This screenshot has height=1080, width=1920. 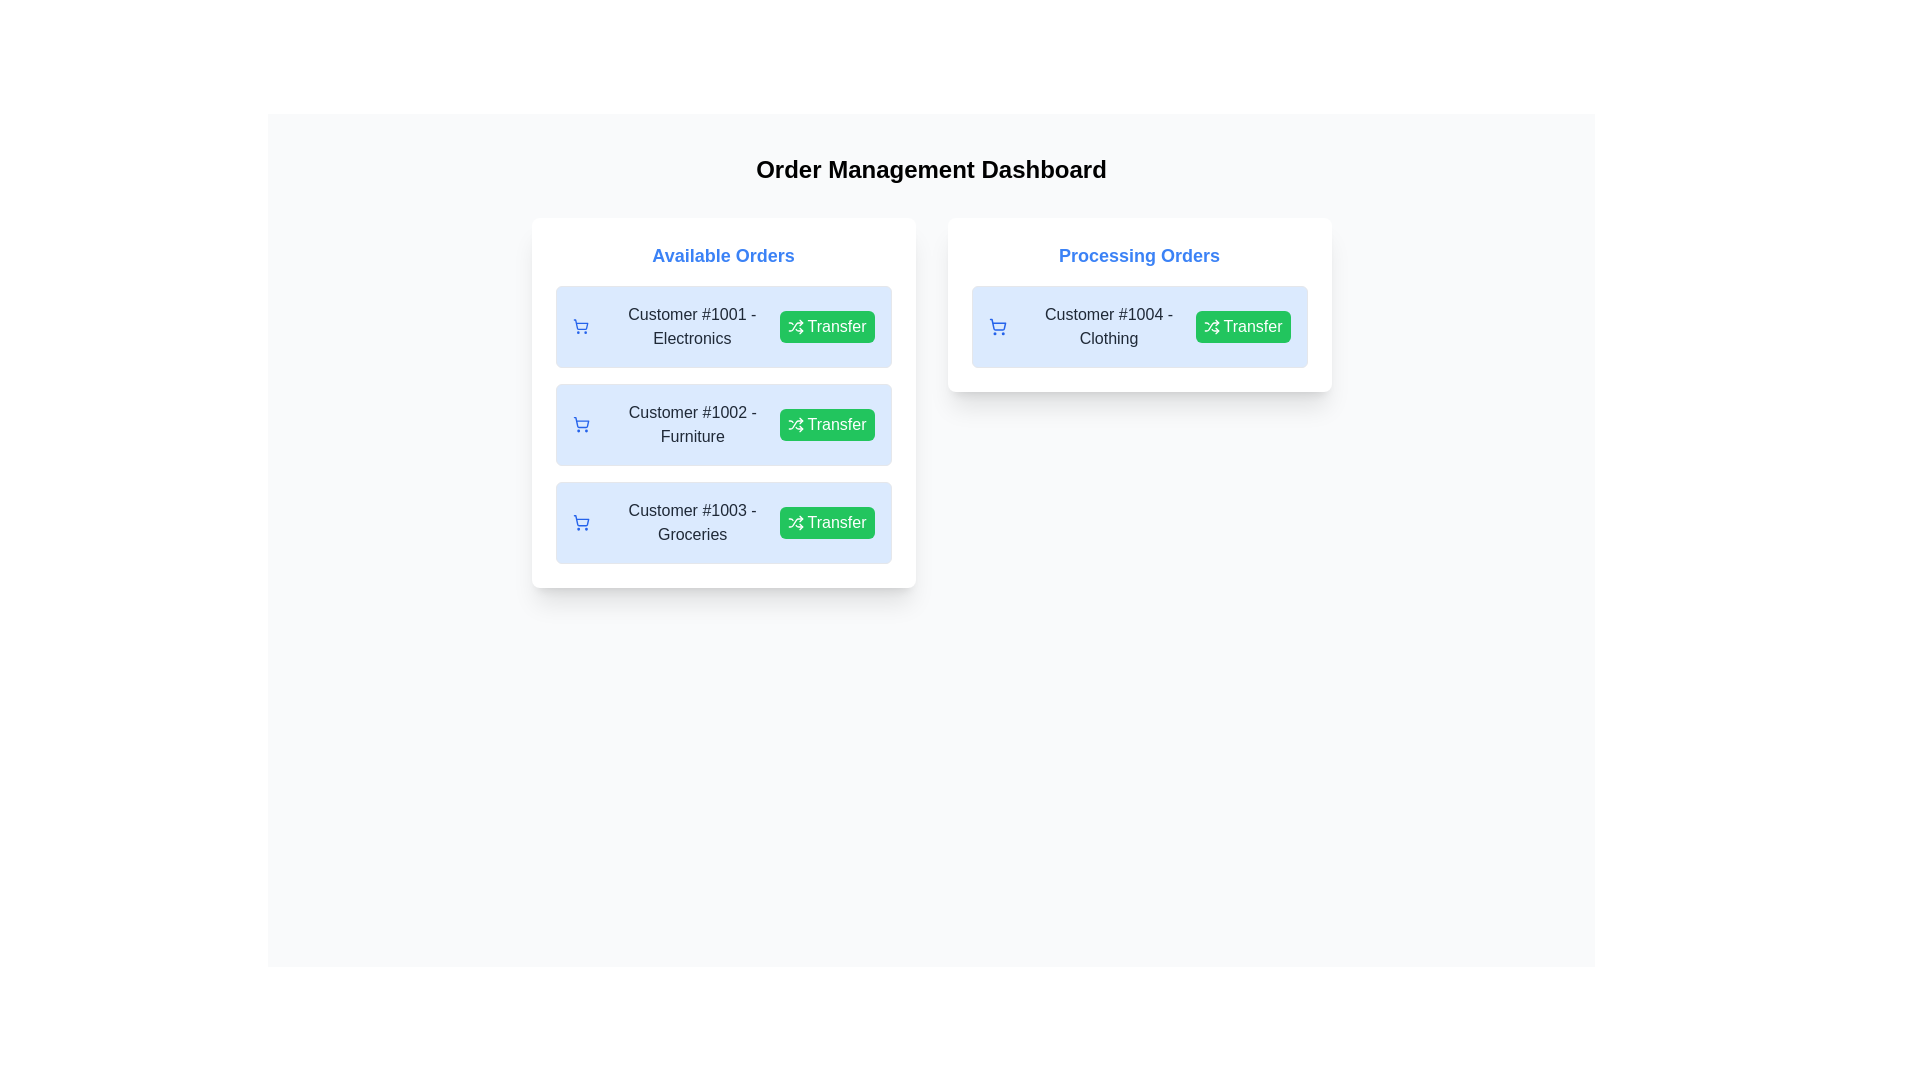 I want to click on the blue shopping cart icon located to the left of the text 'Customer #1002 - Furniture' in the 'Available Orders' section, so click(x=580, y=423).